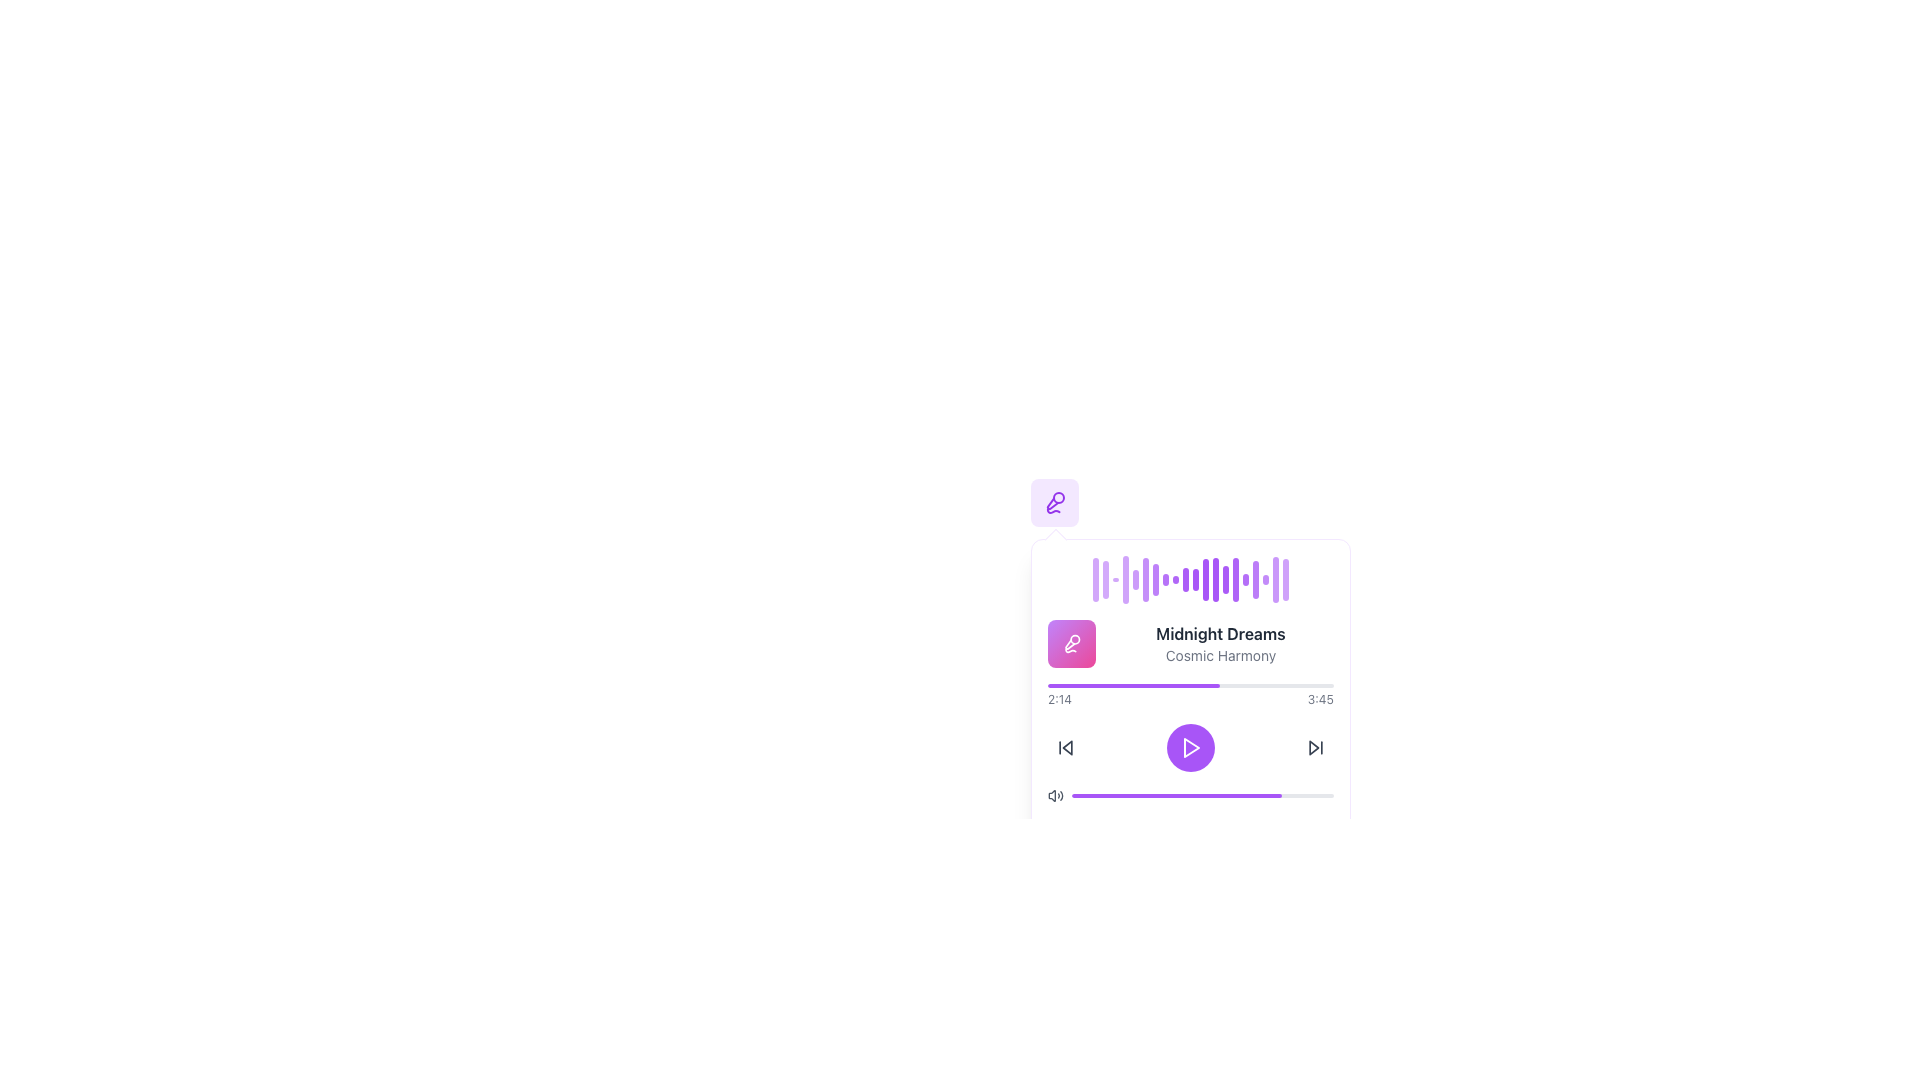  Describe the element at coordinates (1054, 501) in the screenshot. I see `the rounded square button with a light purple background and a magnifying glass icon` at that location.